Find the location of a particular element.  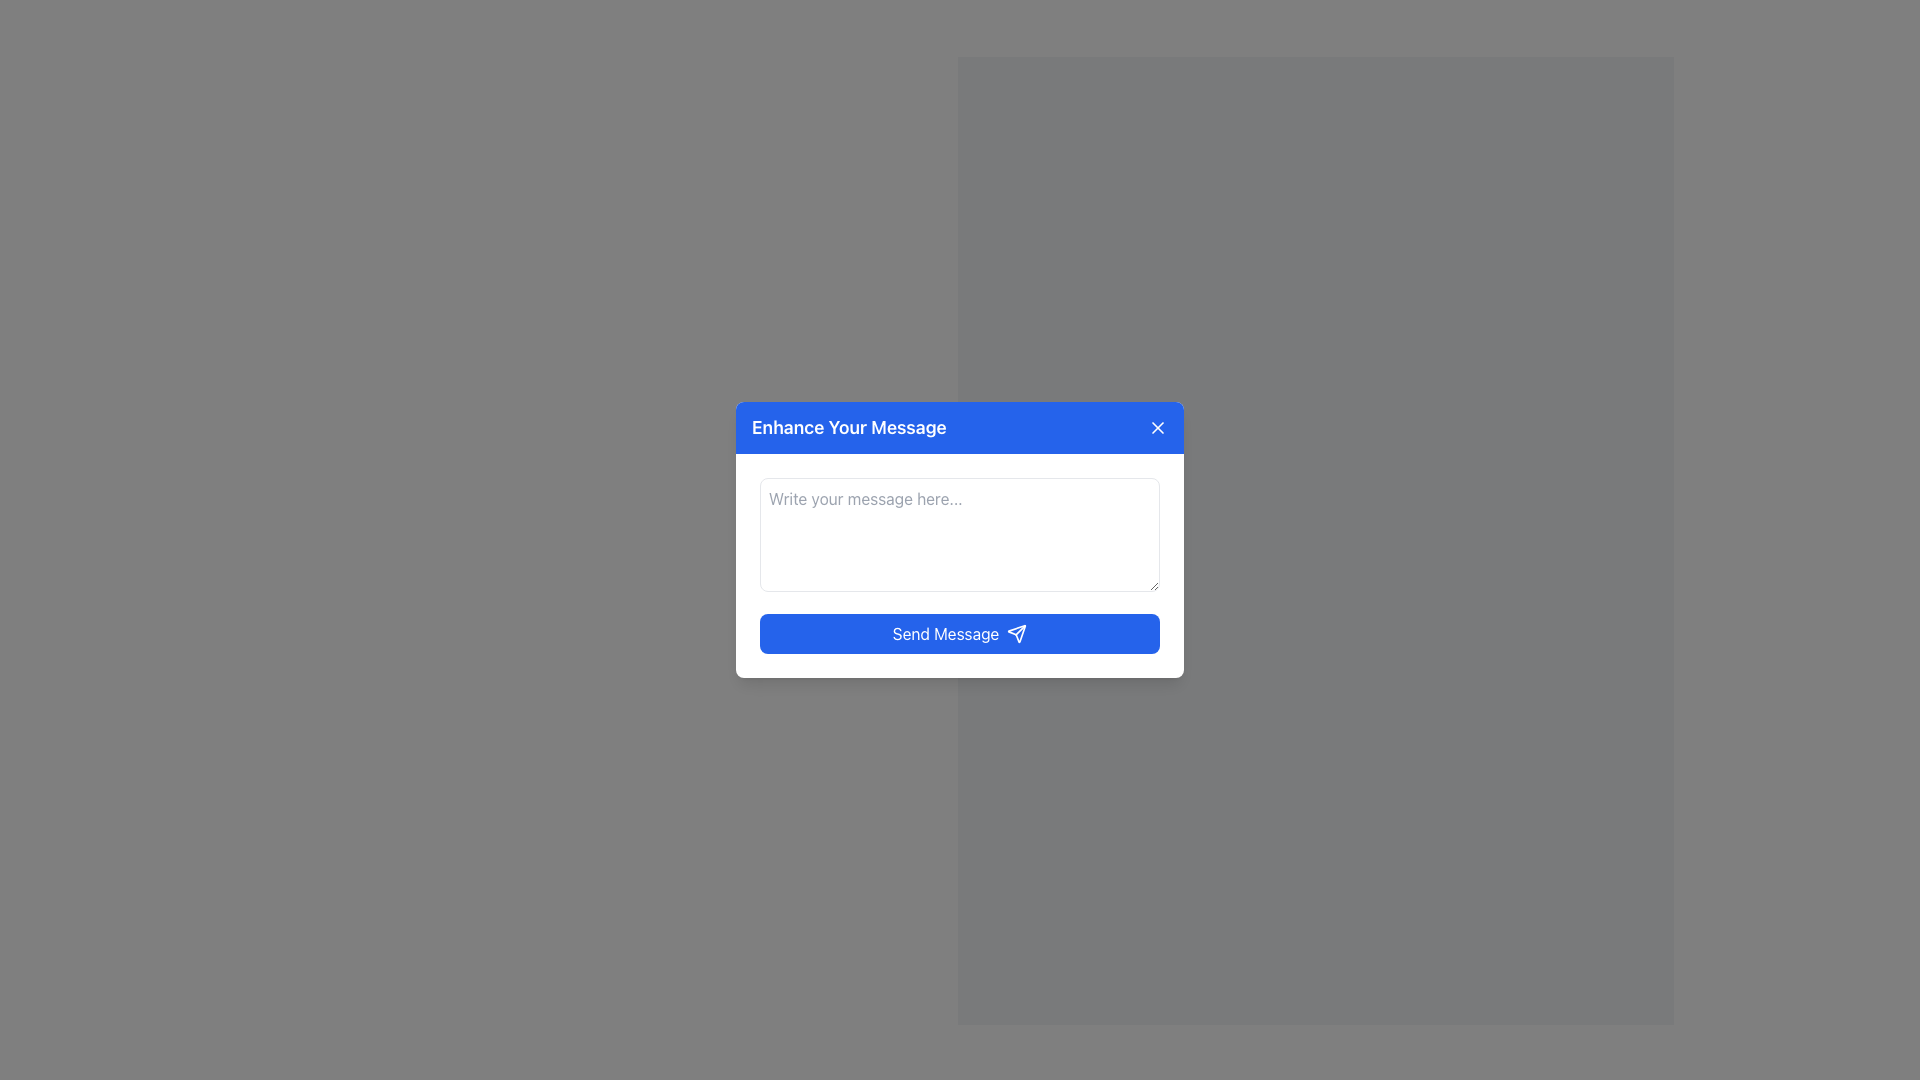

the X-shaped close icon located in the upper-right corner of the modal dialog box, which indicates the functionality for closing the modal is located at coordinates (1157, 427).